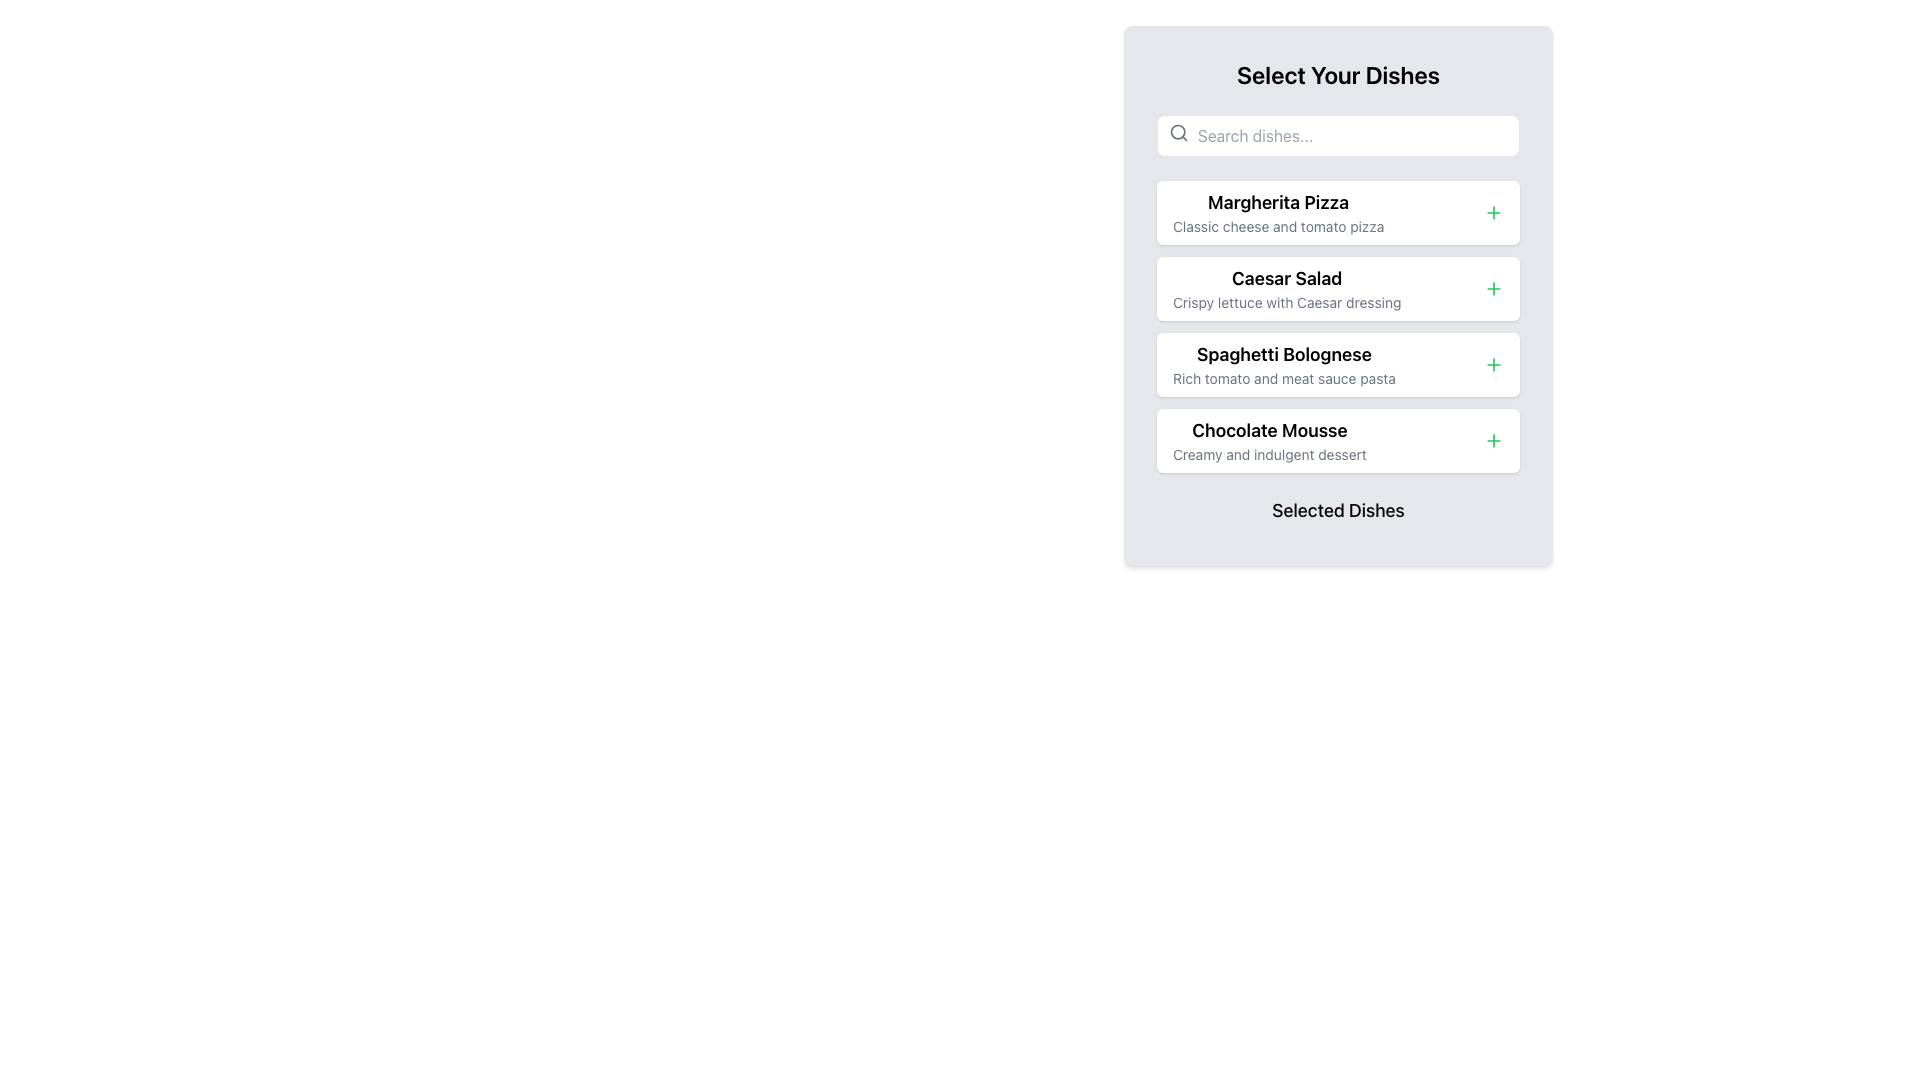 The height and width of the screenshot is (1080, 1920). I want to click on the search icon located inside the search bar, to the left of the placeholder text 'Search dishes...', so click(1179, 132).